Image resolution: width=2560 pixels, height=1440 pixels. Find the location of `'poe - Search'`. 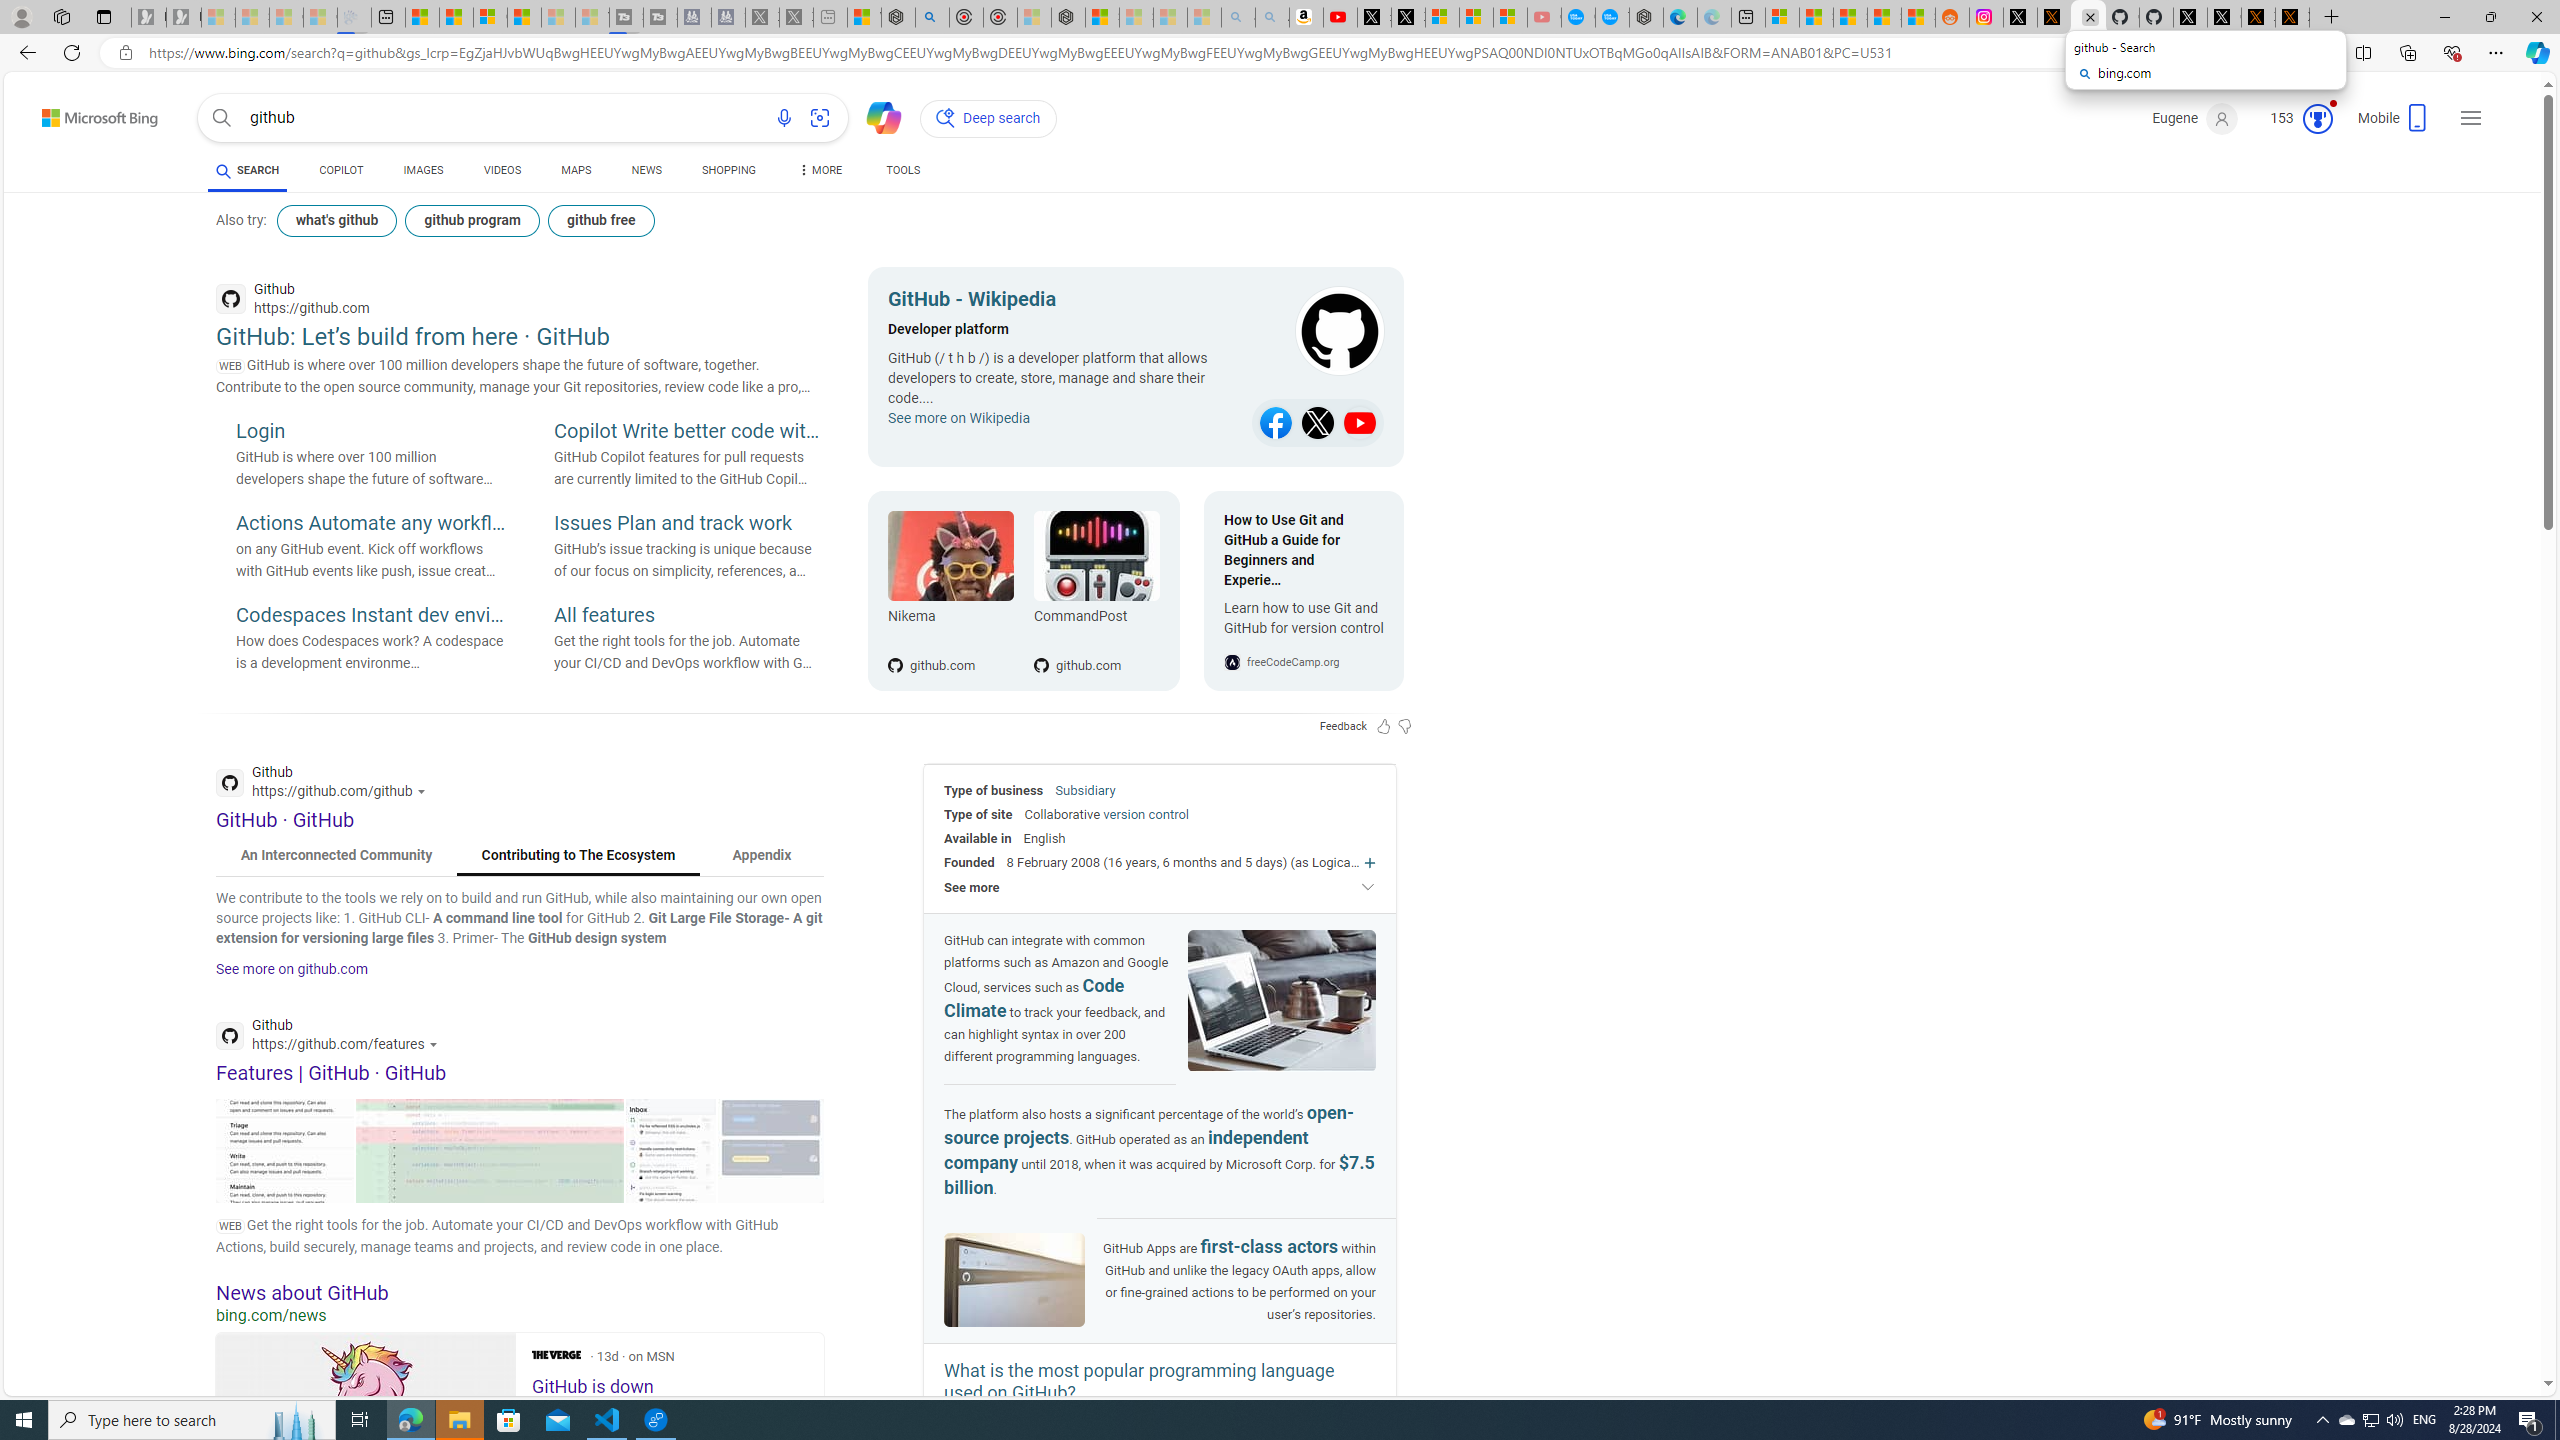

'poe - Search' is located at coordinates (930, 16).